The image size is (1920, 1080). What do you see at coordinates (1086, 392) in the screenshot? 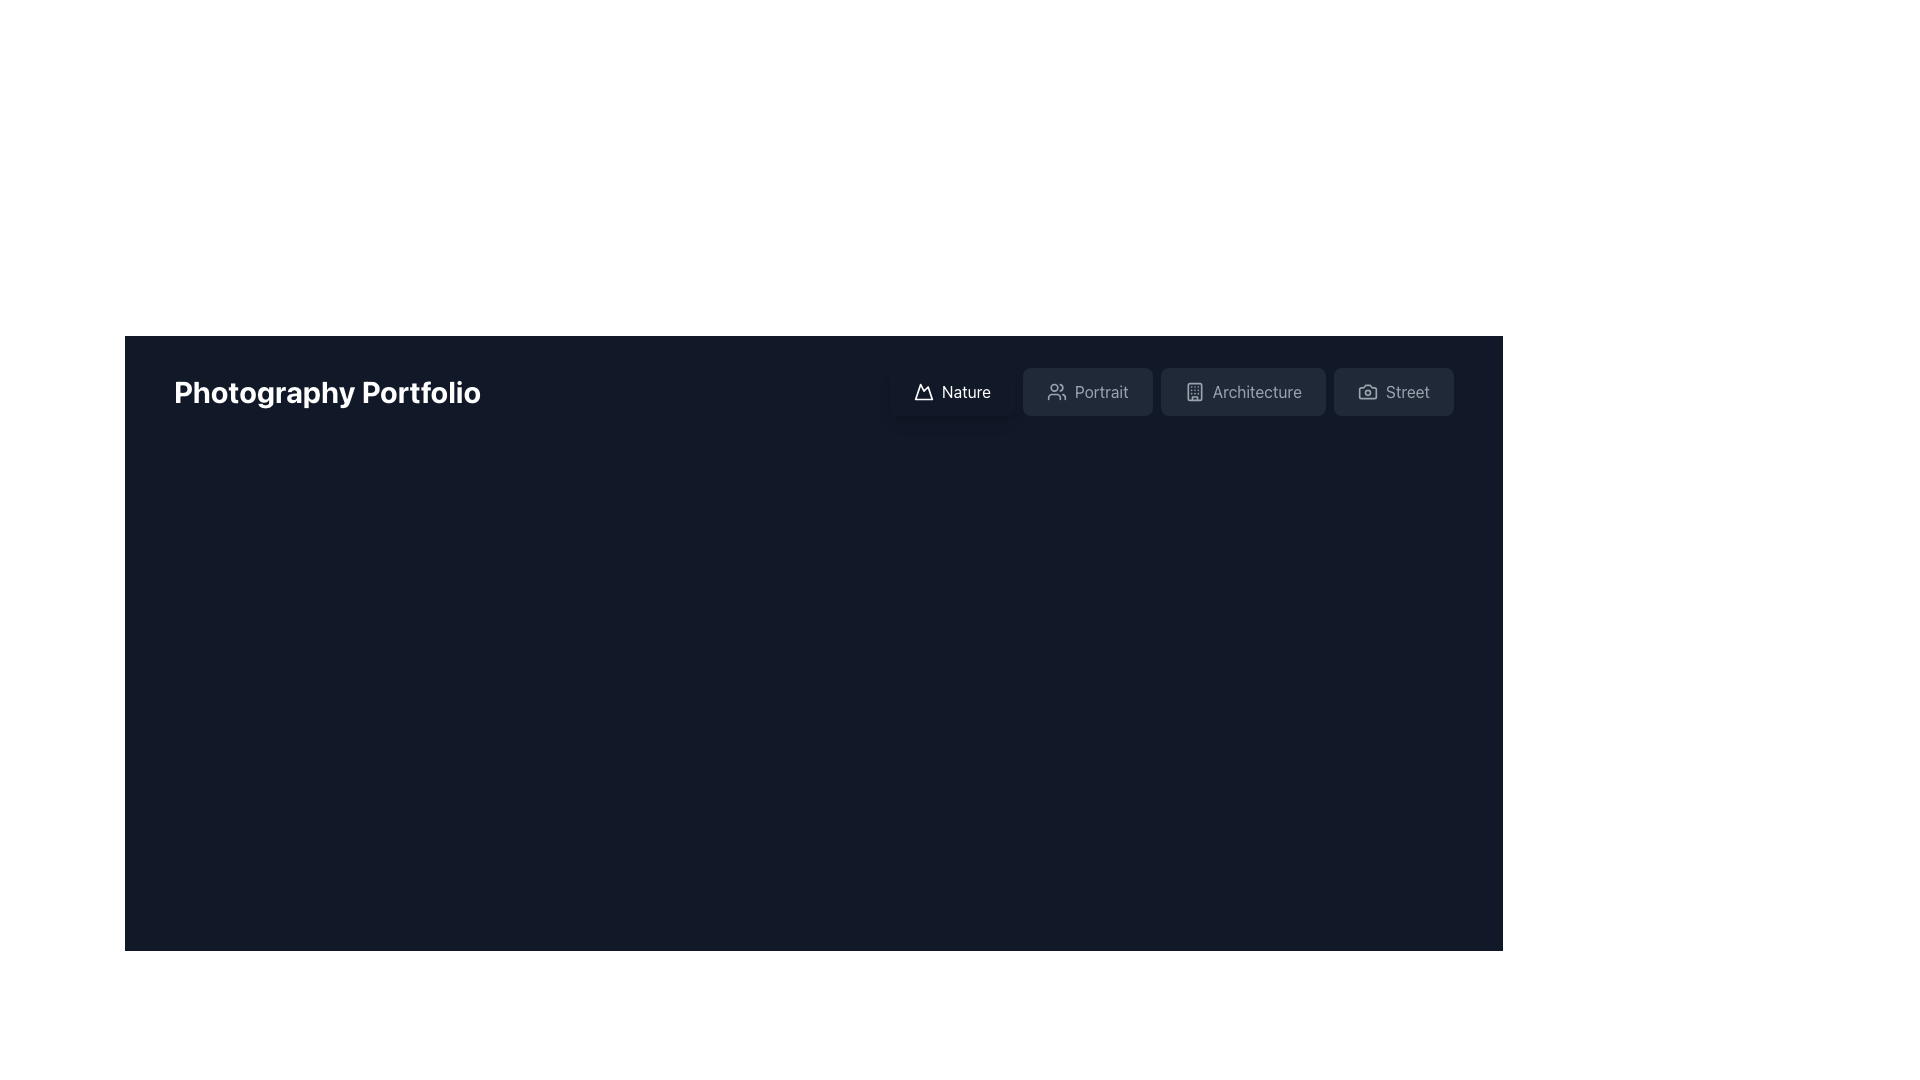
I see `the button` at bounding box center [1086, 392].